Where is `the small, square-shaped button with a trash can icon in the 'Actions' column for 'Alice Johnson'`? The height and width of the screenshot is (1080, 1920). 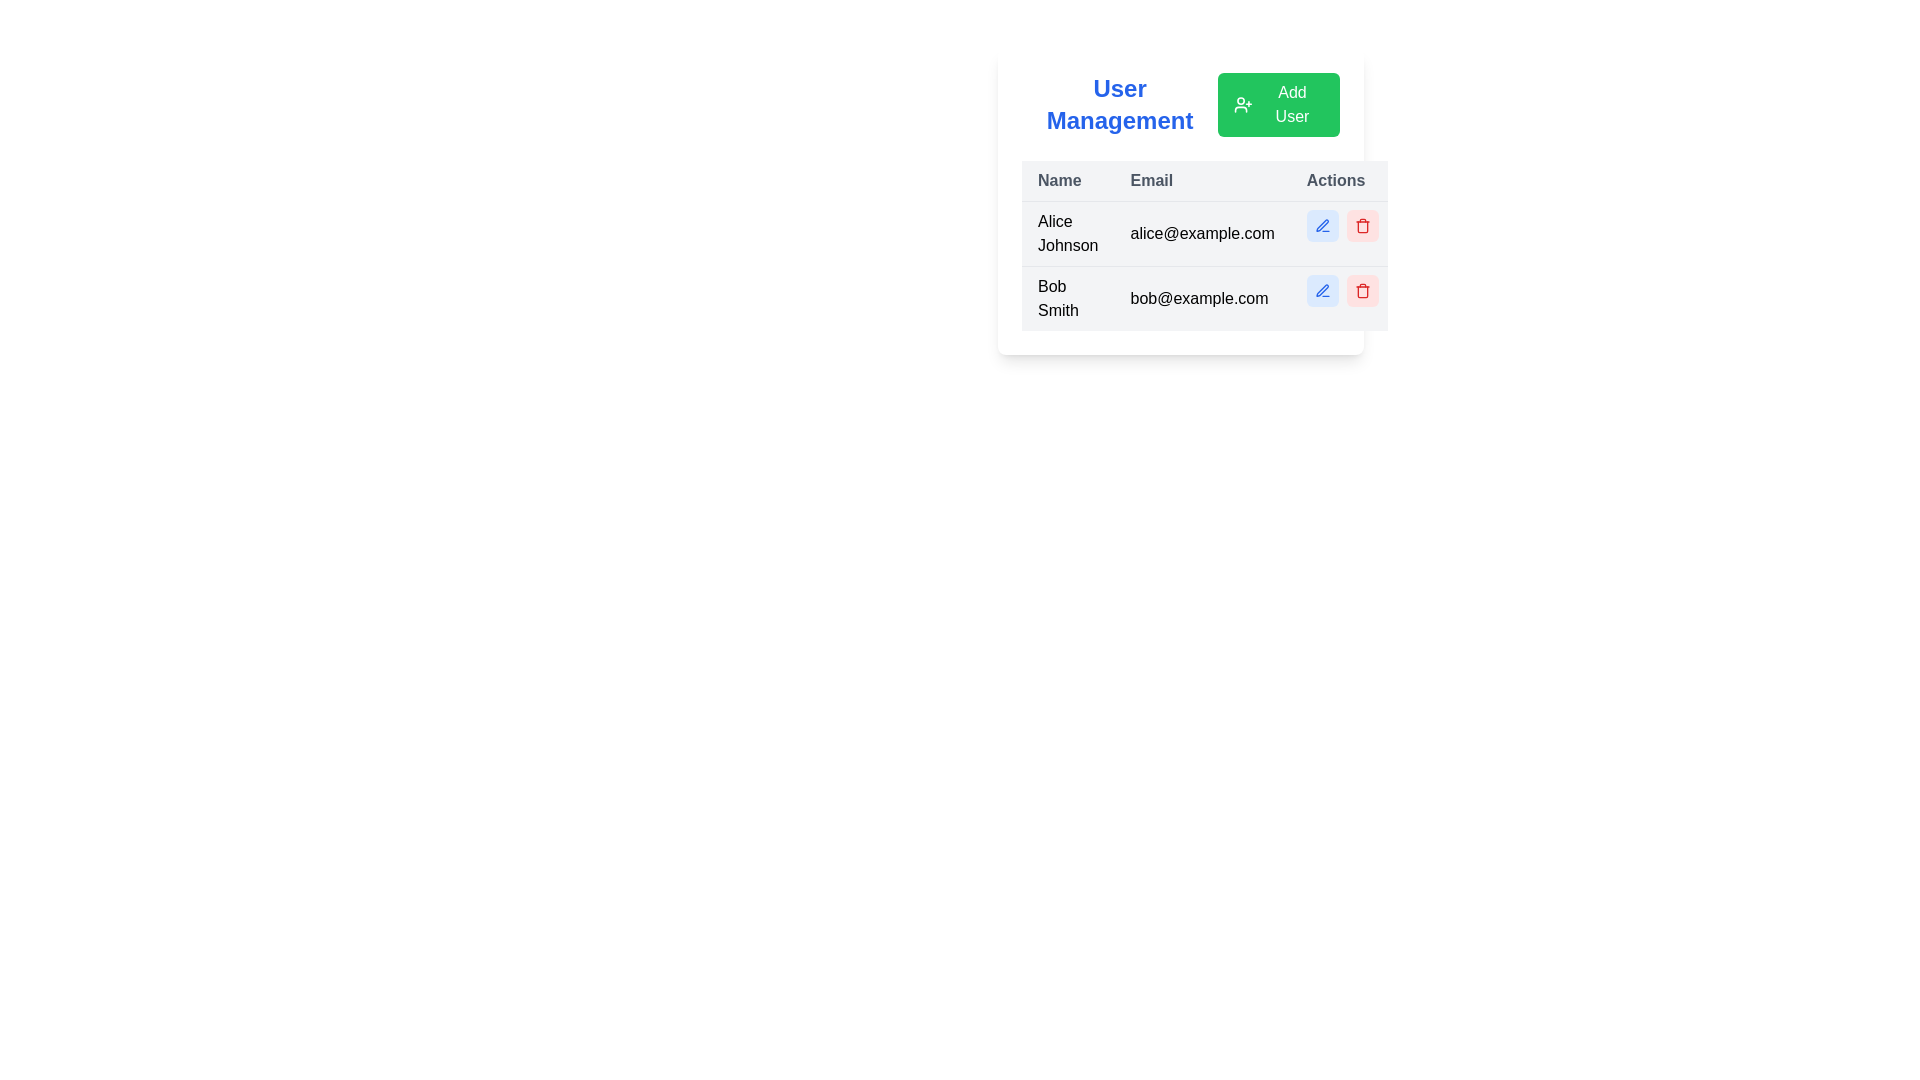
the small, square-shaped button with a trash can icon in the 'Actions' column for 'Alice Johnson' is located at coordinates (1361, 225).